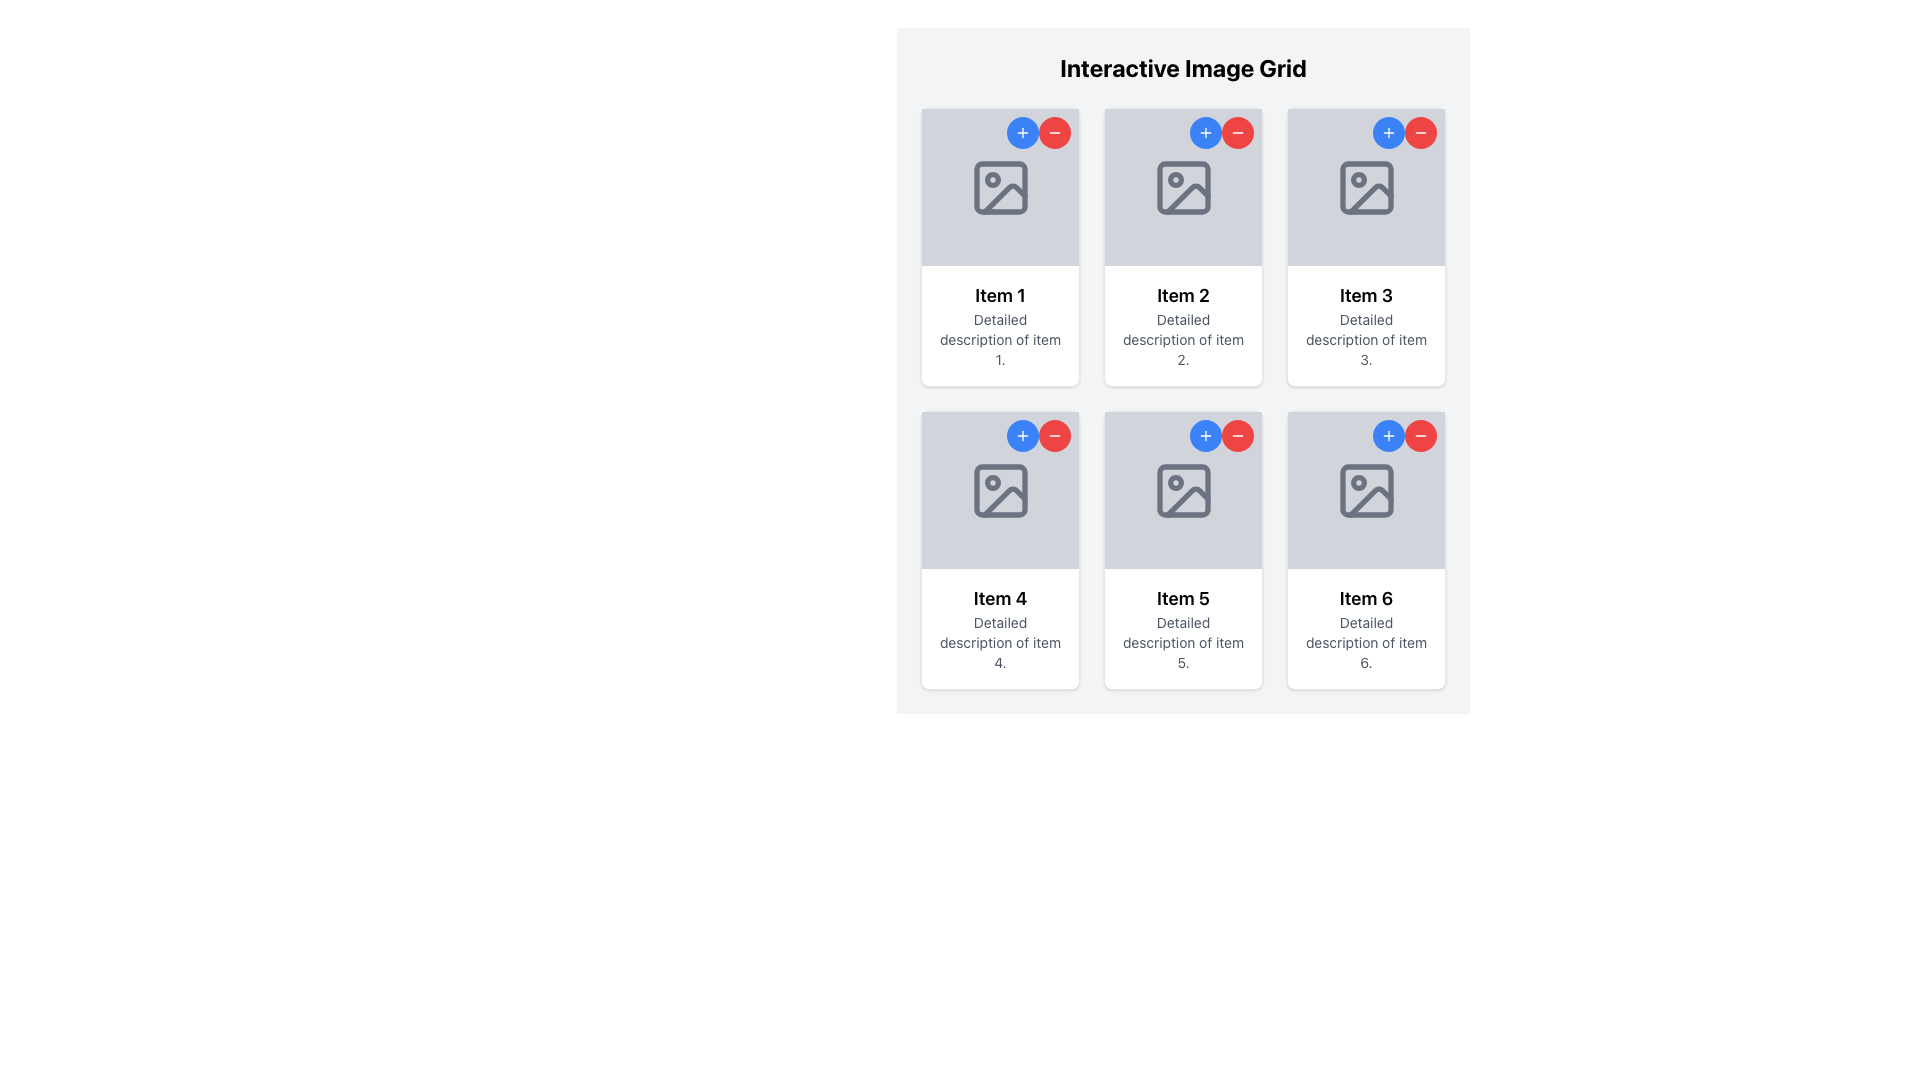  Describe the element at coordinates (1000, 490) in the screenshot. I see `the gray square placeholder icon representing an image within the card labeled 'Item 4'` at that location.